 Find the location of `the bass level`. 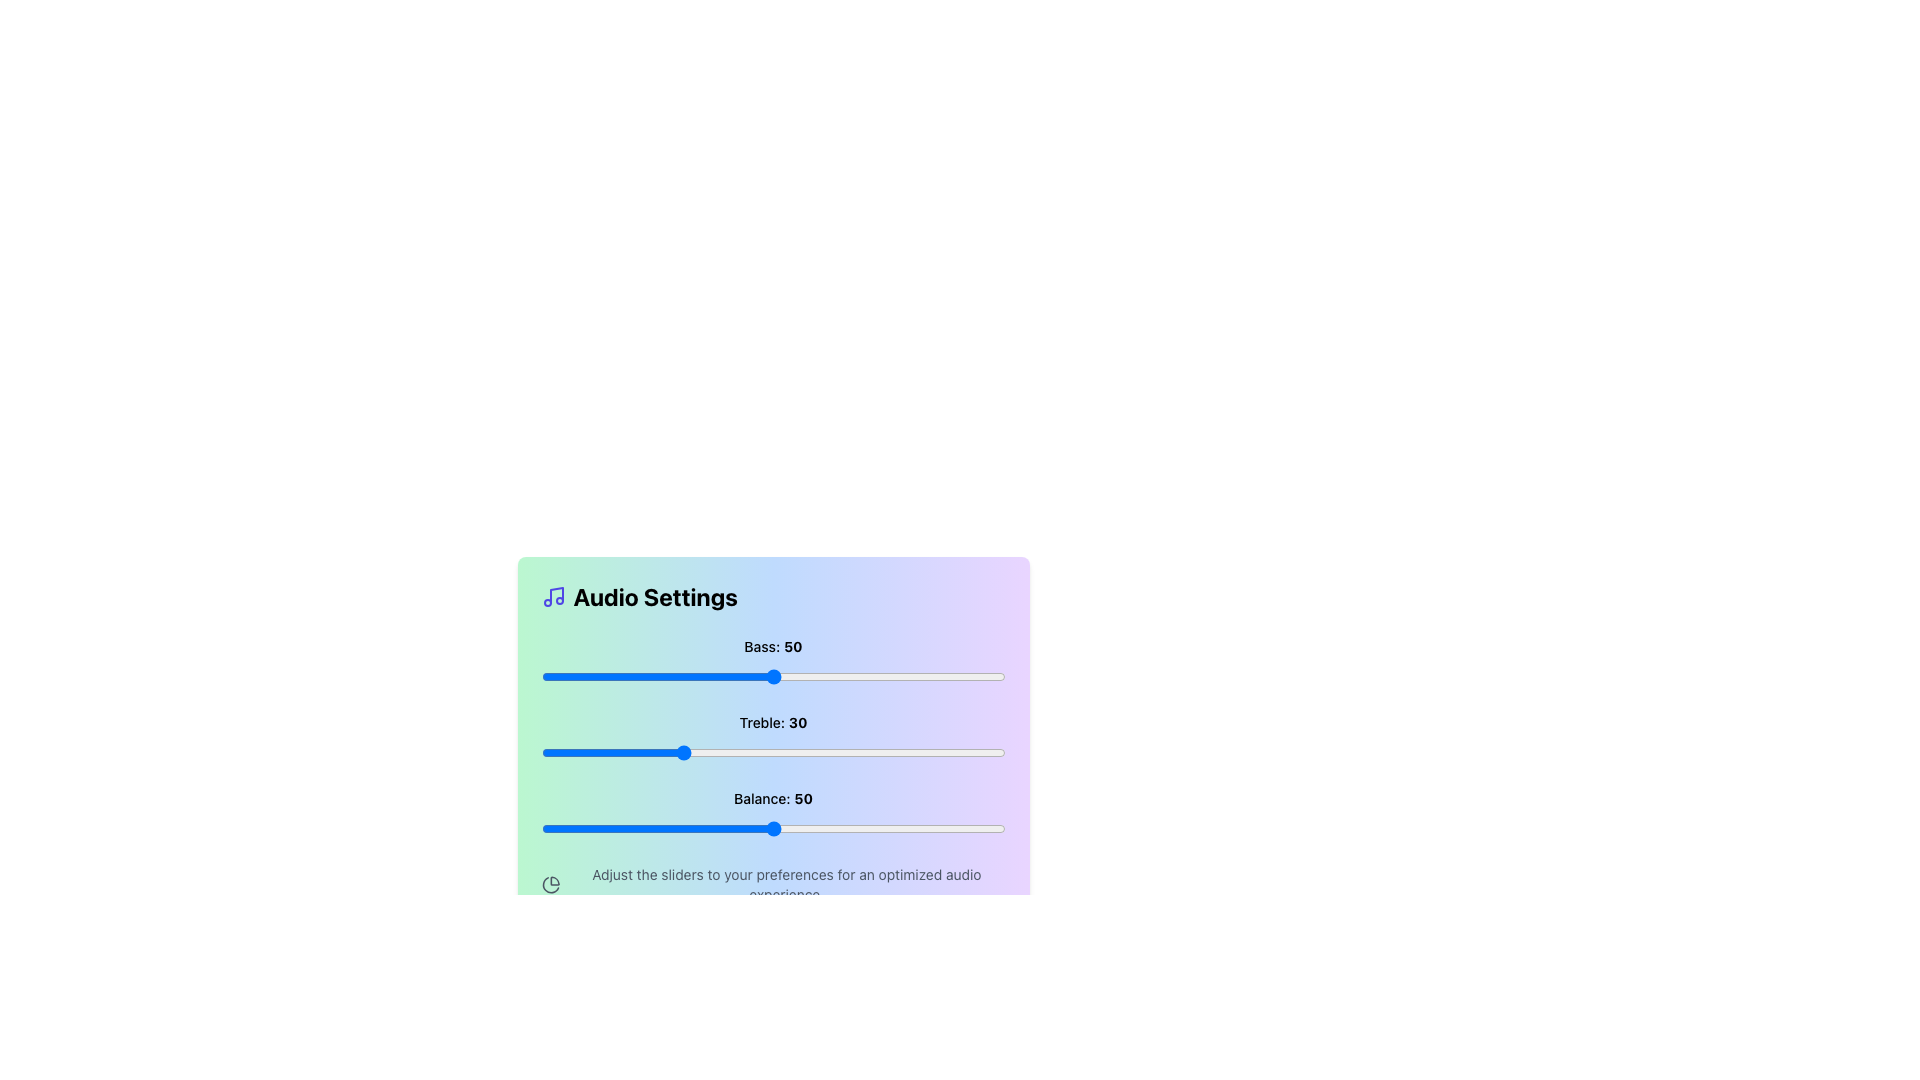

the bass level is located at coordinates (815, 676).